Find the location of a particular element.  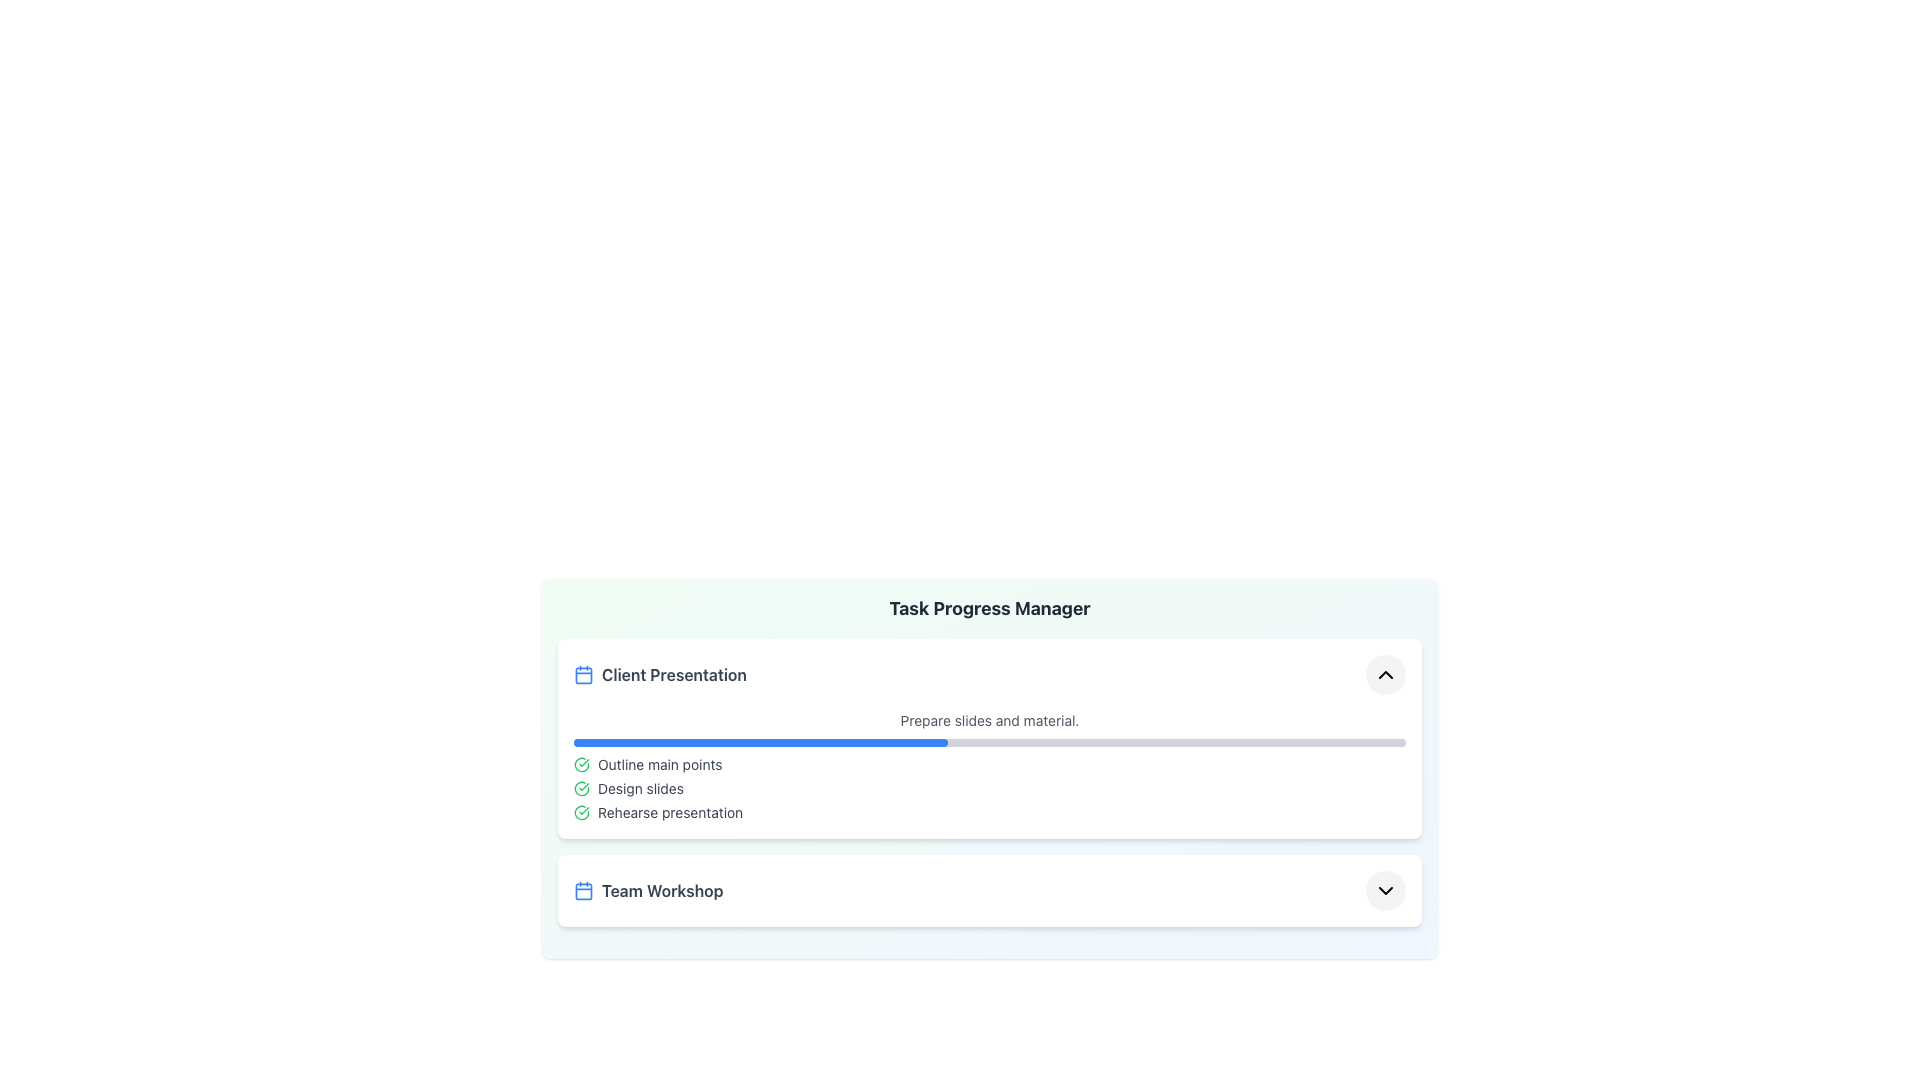

the Progress Bar located in the 'Prepare slides and material' section, which visually represents the progress of a task or goal is located at coordinates (989, 743).